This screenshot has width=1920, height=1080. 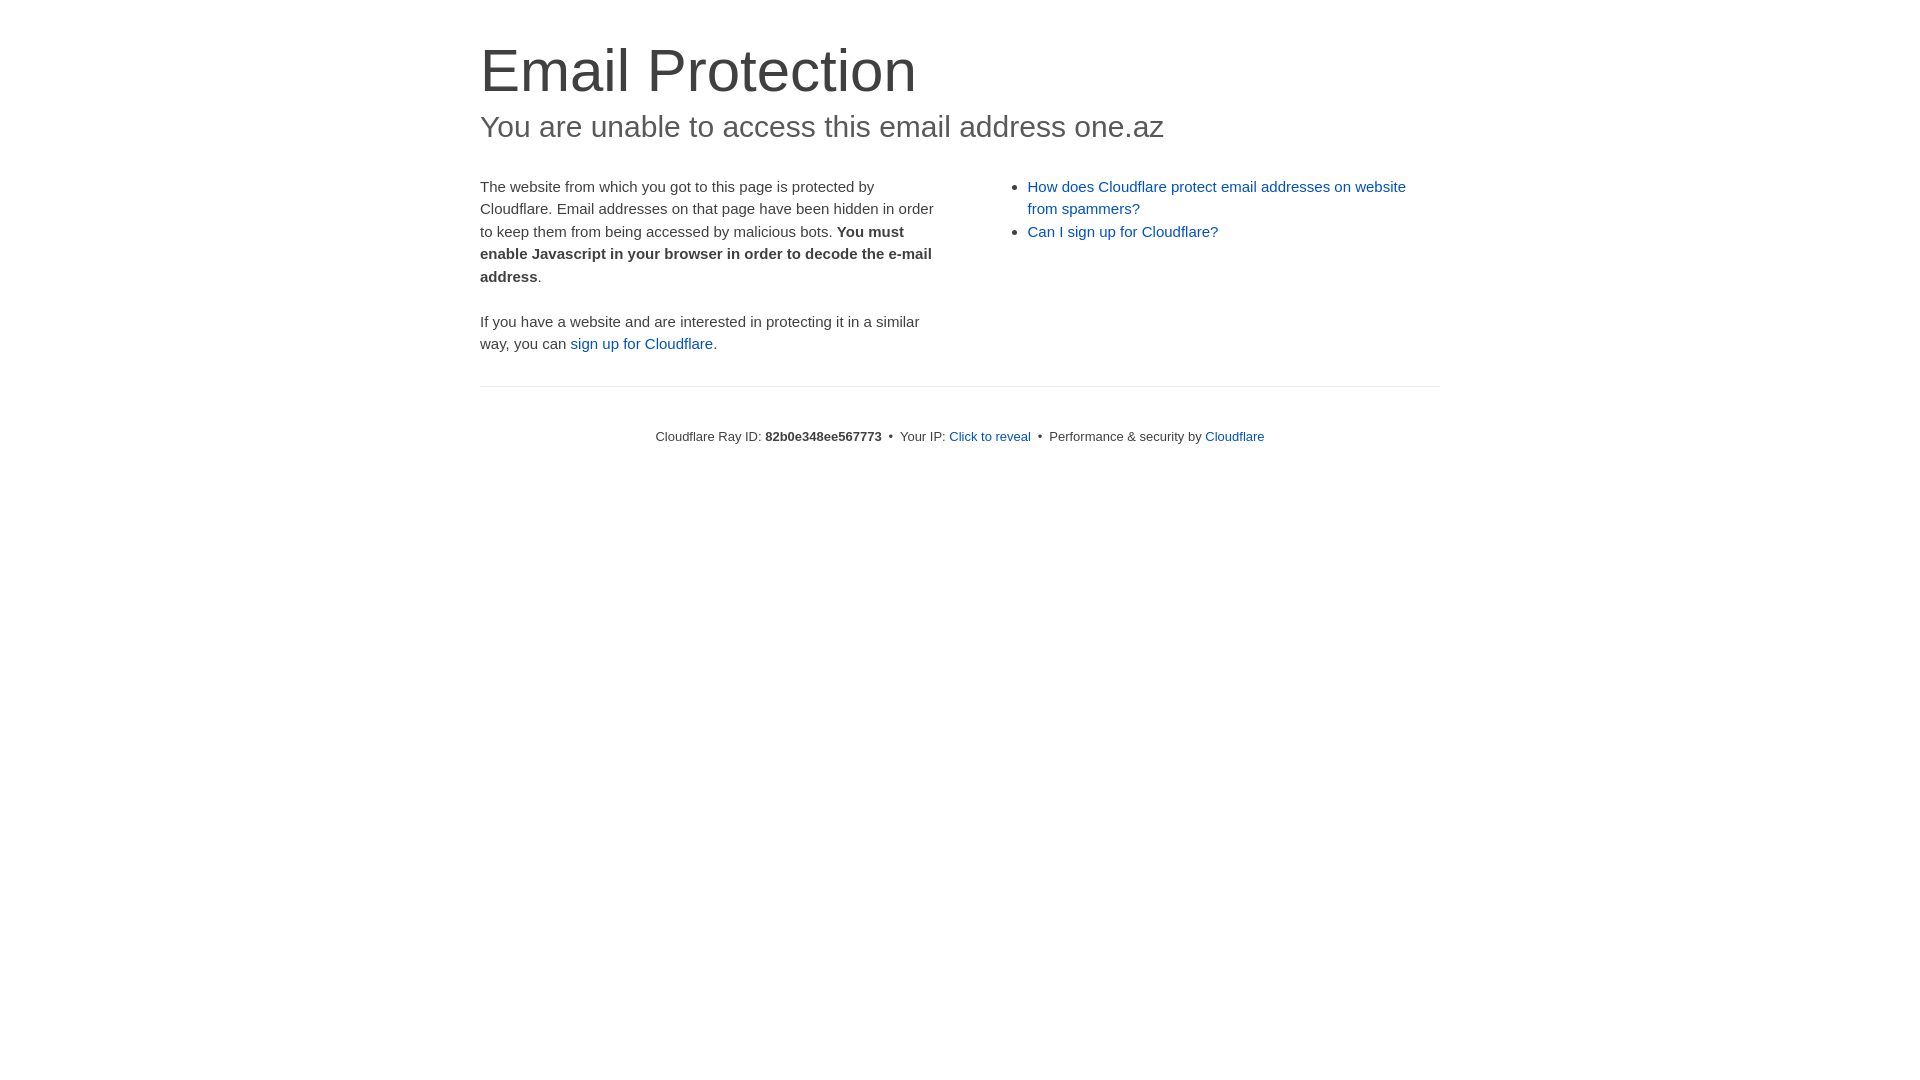 I want to click on 'Cloudflare', so click(x=1233, y=435).